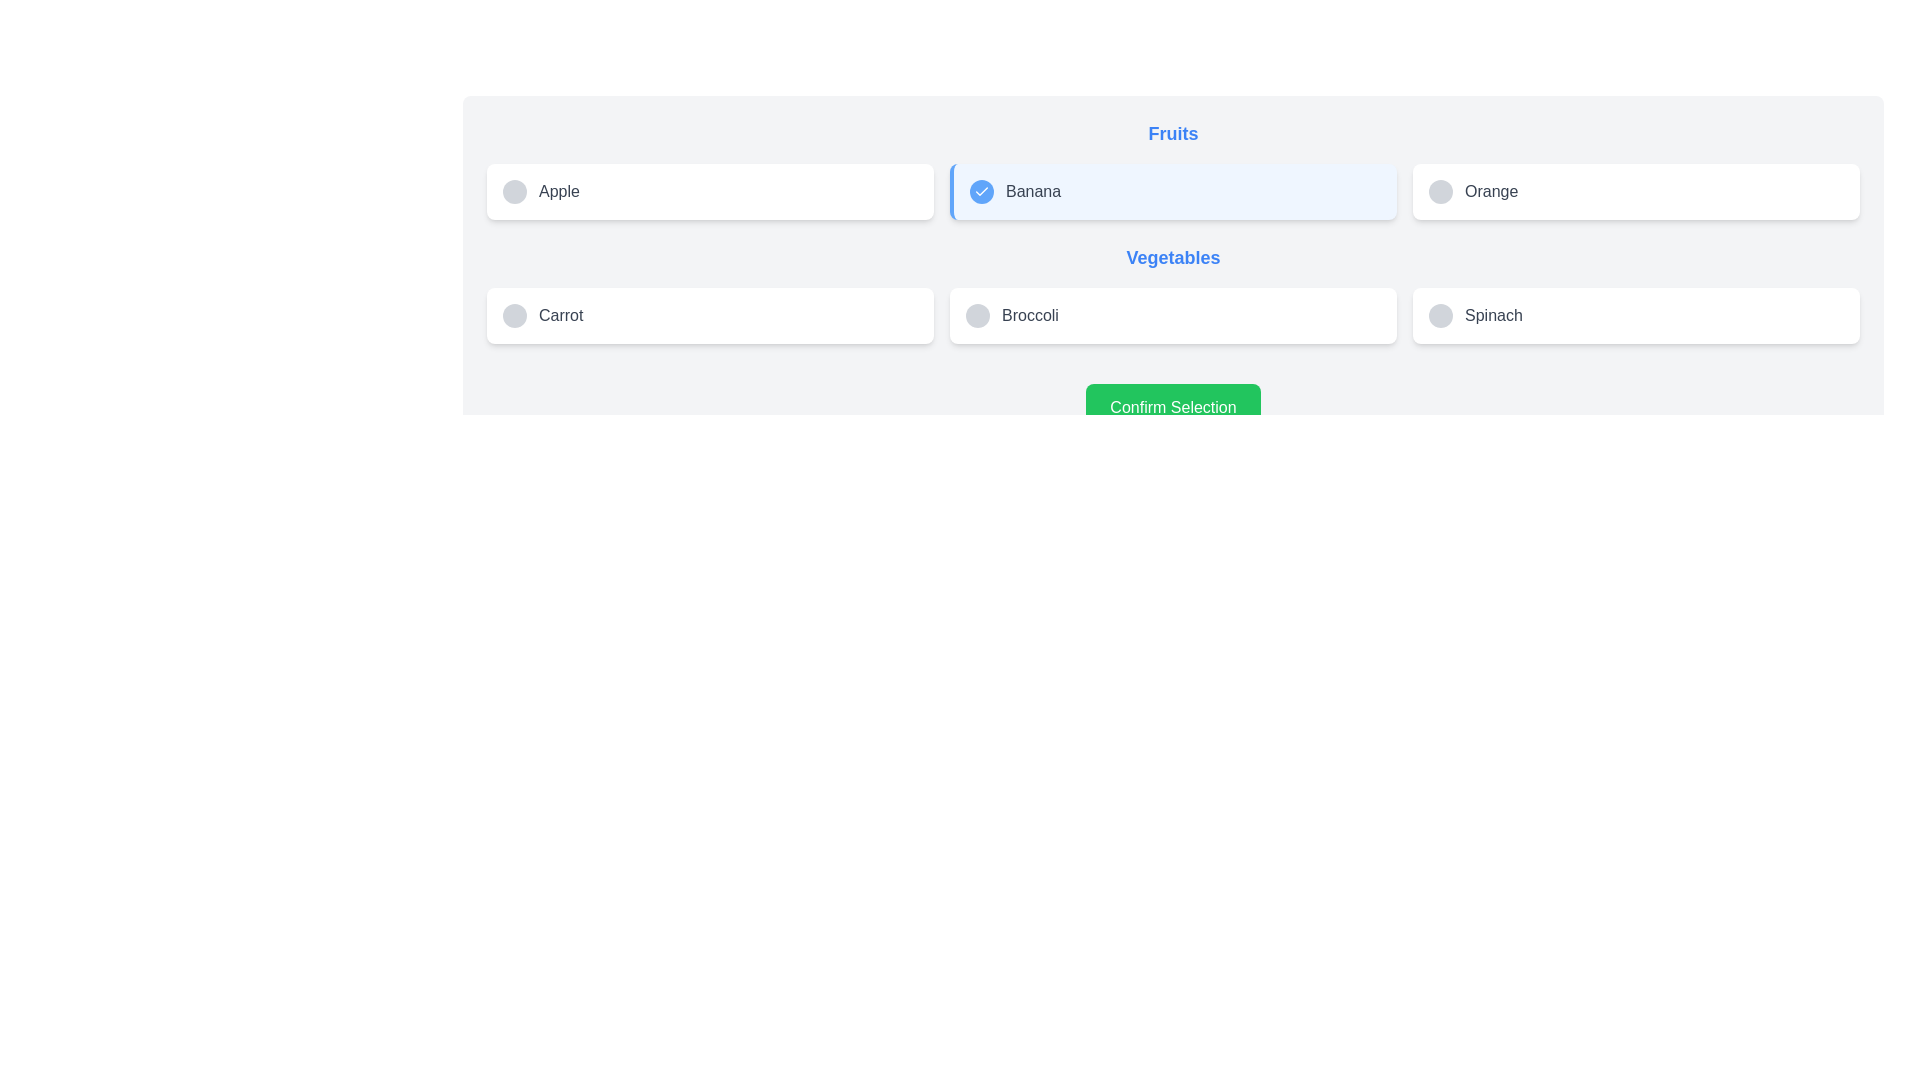  Describe the element at coordinates (1636, 192) in the screenshot. I see `the third option in the 'Fruits' category, which is a clickable card or option selector` at that location.